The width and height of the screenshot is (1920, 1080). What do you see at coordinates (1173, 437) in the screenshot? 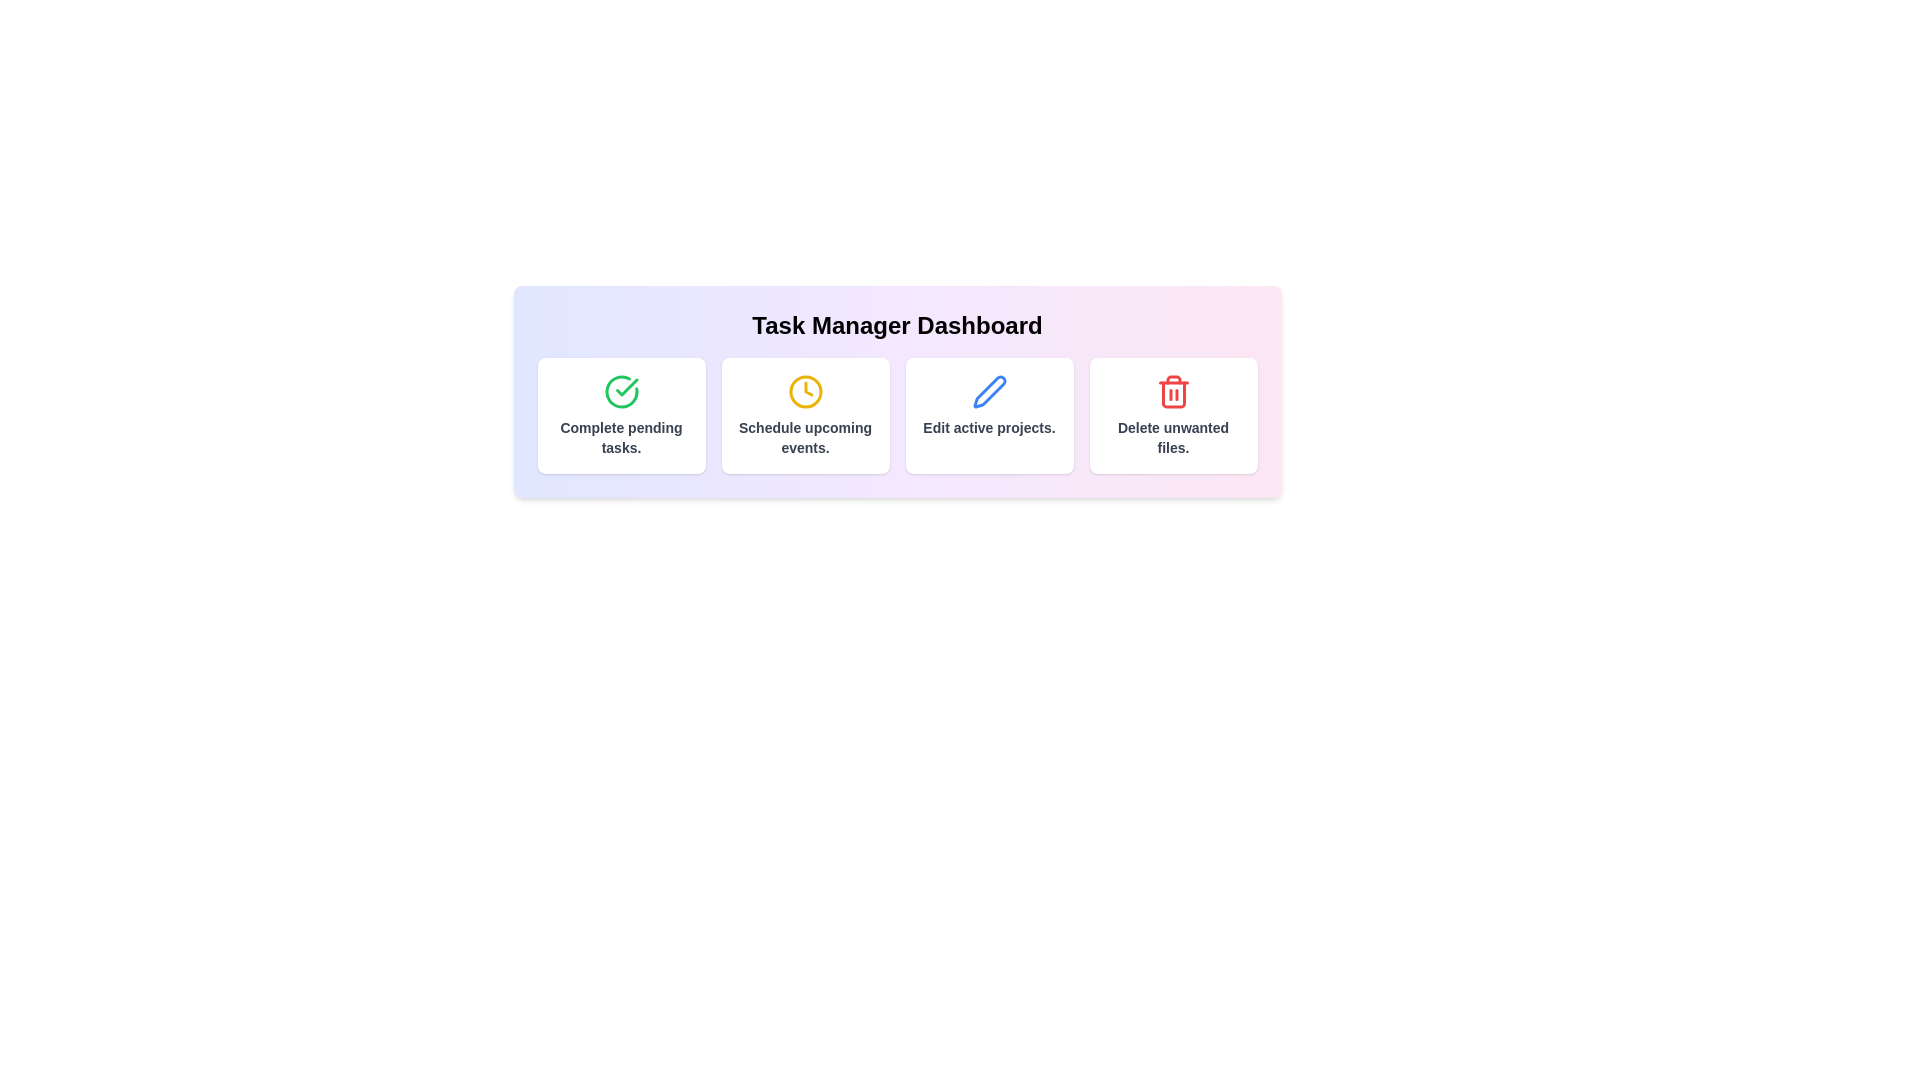
I see `descriptive text labeled 'This Text allows users to:' which is located at the bottom part of the fourth action card from the left in the dashboard interface` at bounding box center [1173, 437].